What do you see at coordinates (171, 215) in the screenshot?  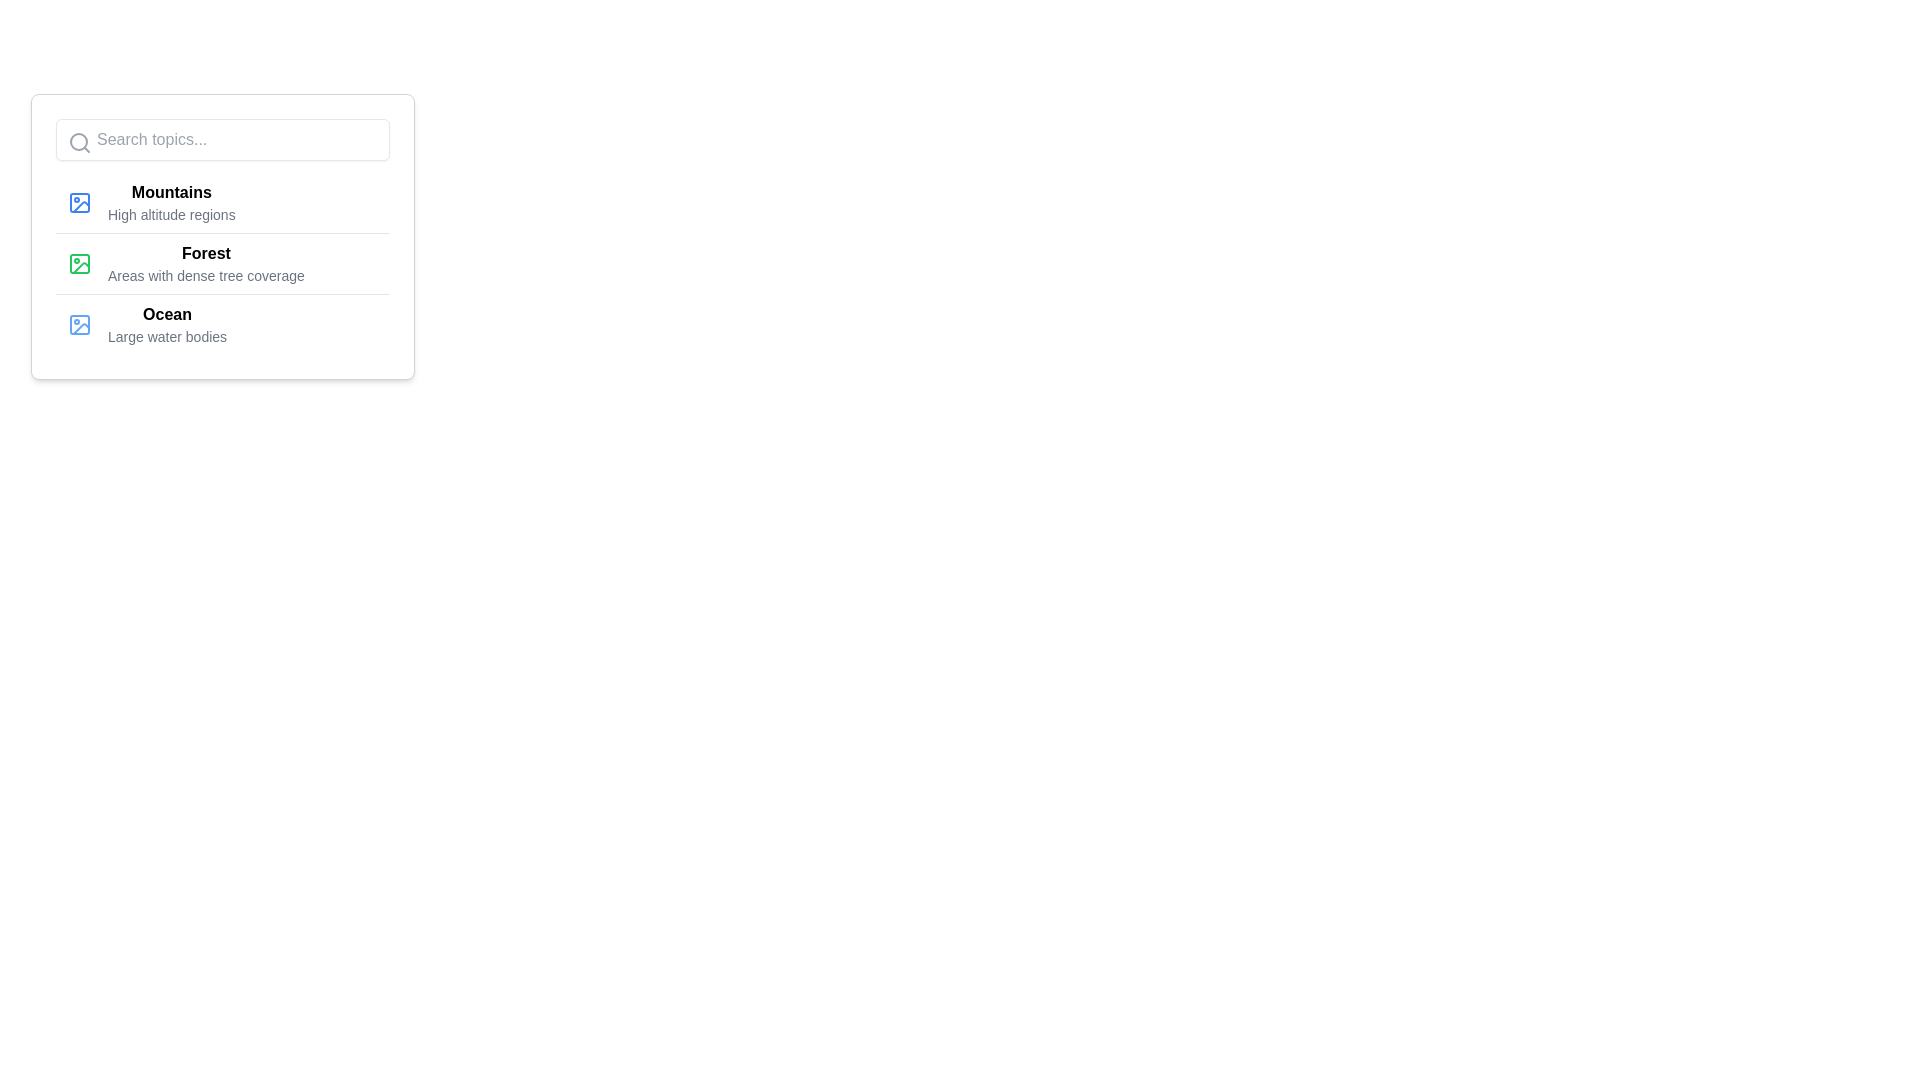 I see `the descriptive text element located immediately below the 'Mountains' text in the list-style layout` at bounding box center [171, 215].